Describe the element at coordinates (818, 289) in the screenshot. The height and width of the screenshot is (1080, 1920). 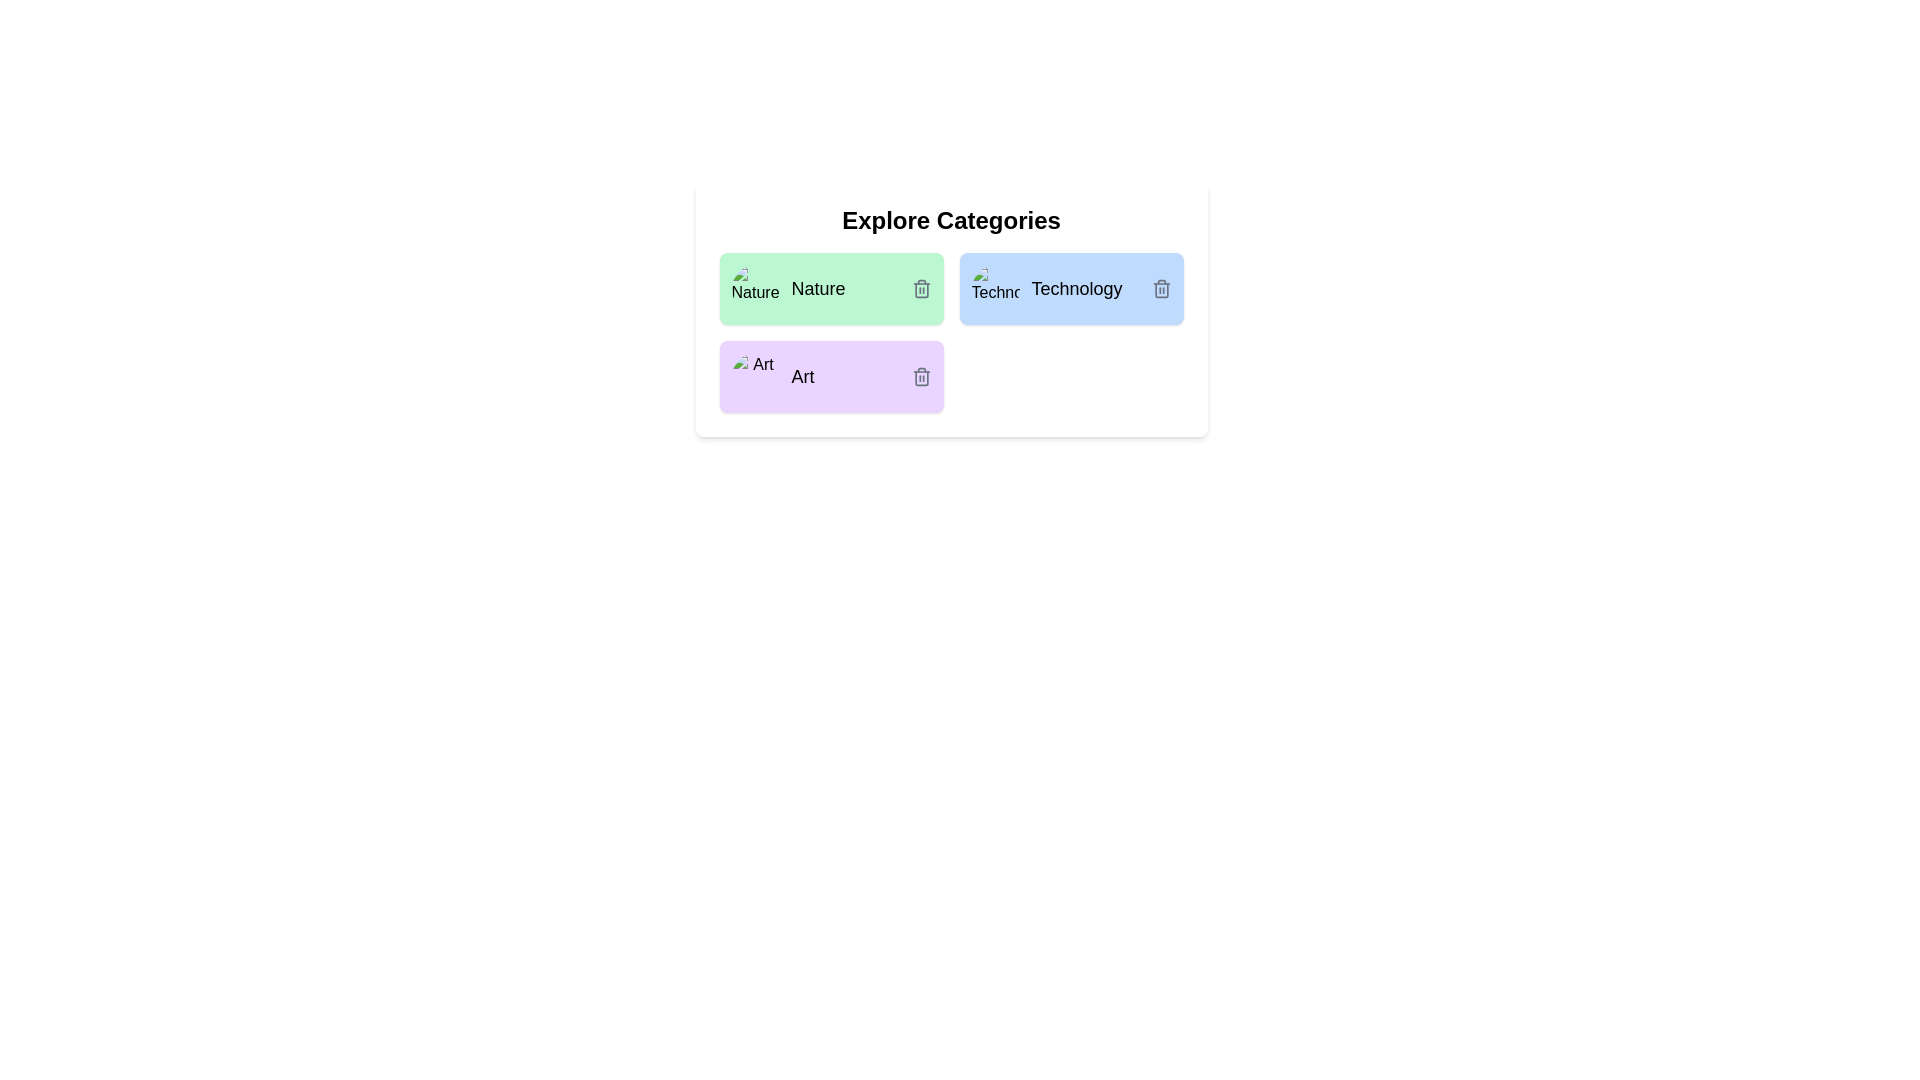
I see `the label of the chip identified by Nature` at that location.